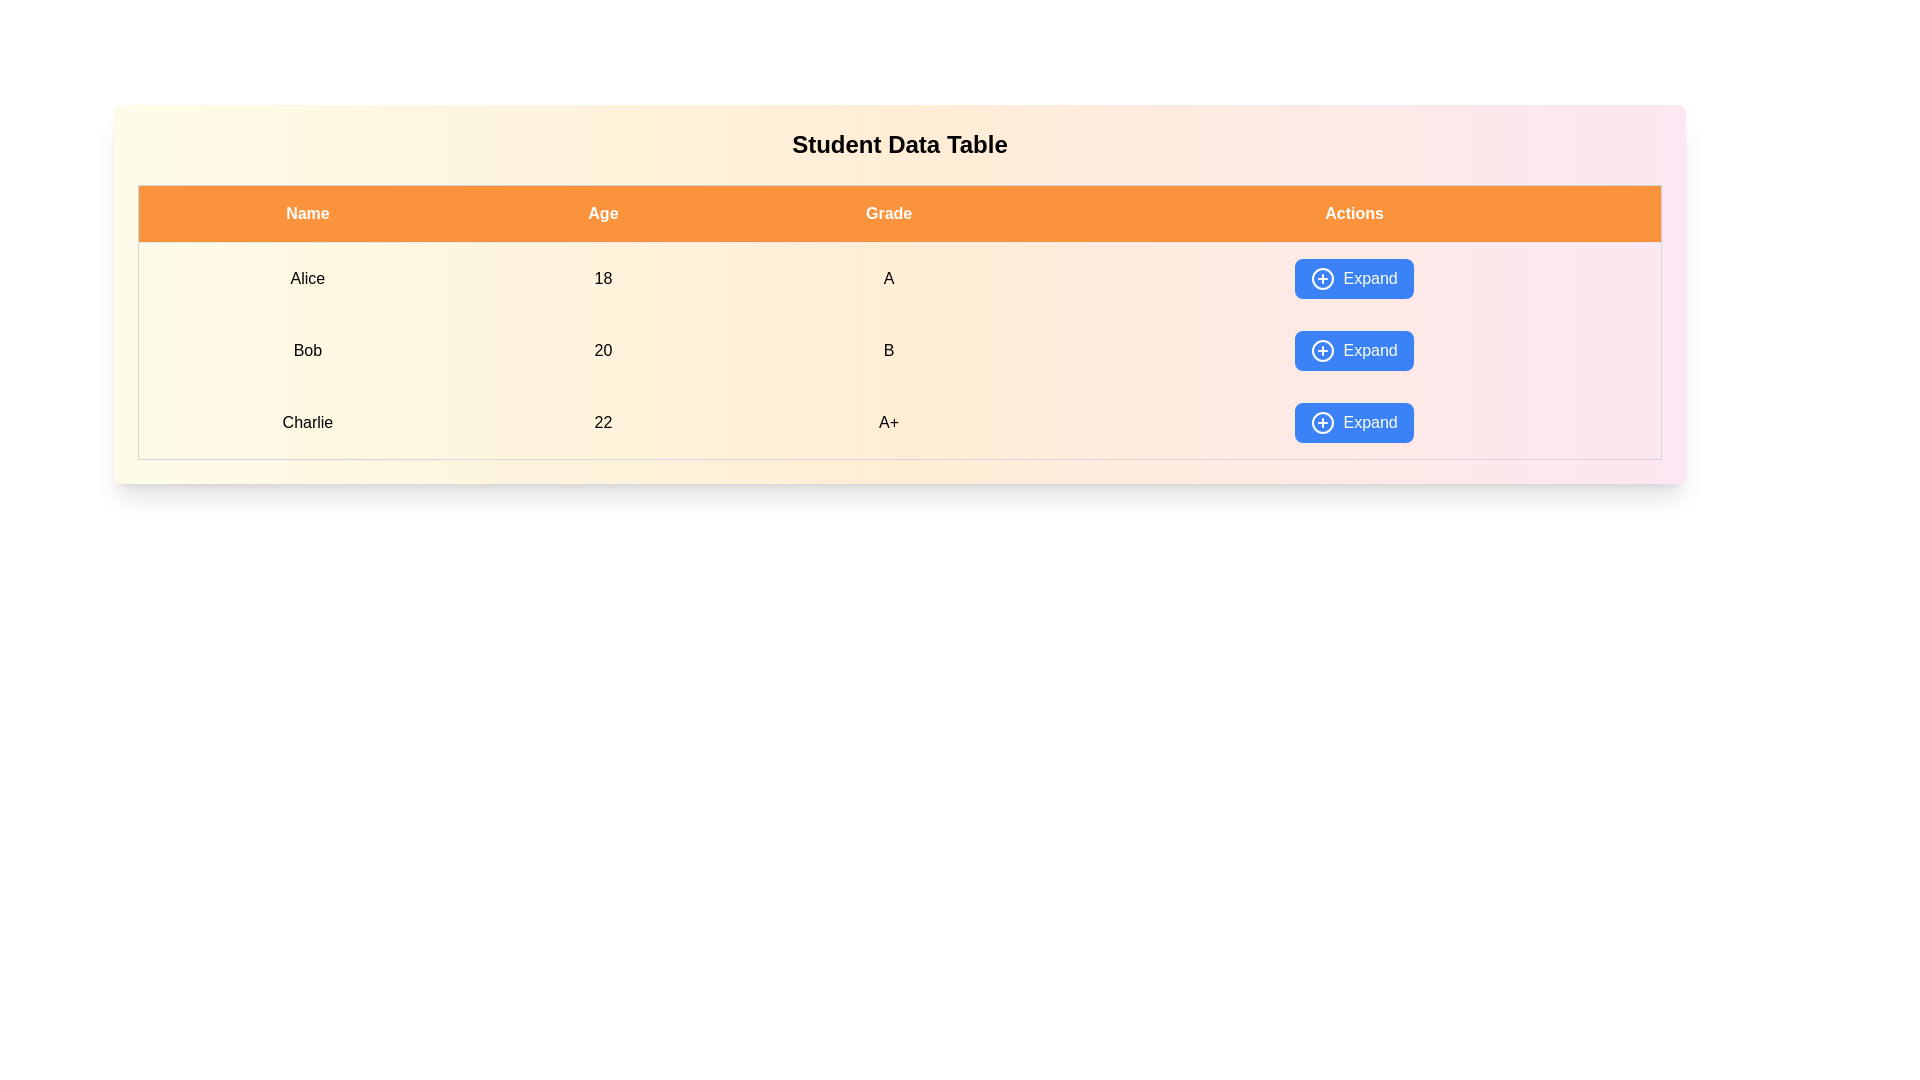  I want to click on the second button in the 'Actions' column of the second row of the table, so click(1354, 350).